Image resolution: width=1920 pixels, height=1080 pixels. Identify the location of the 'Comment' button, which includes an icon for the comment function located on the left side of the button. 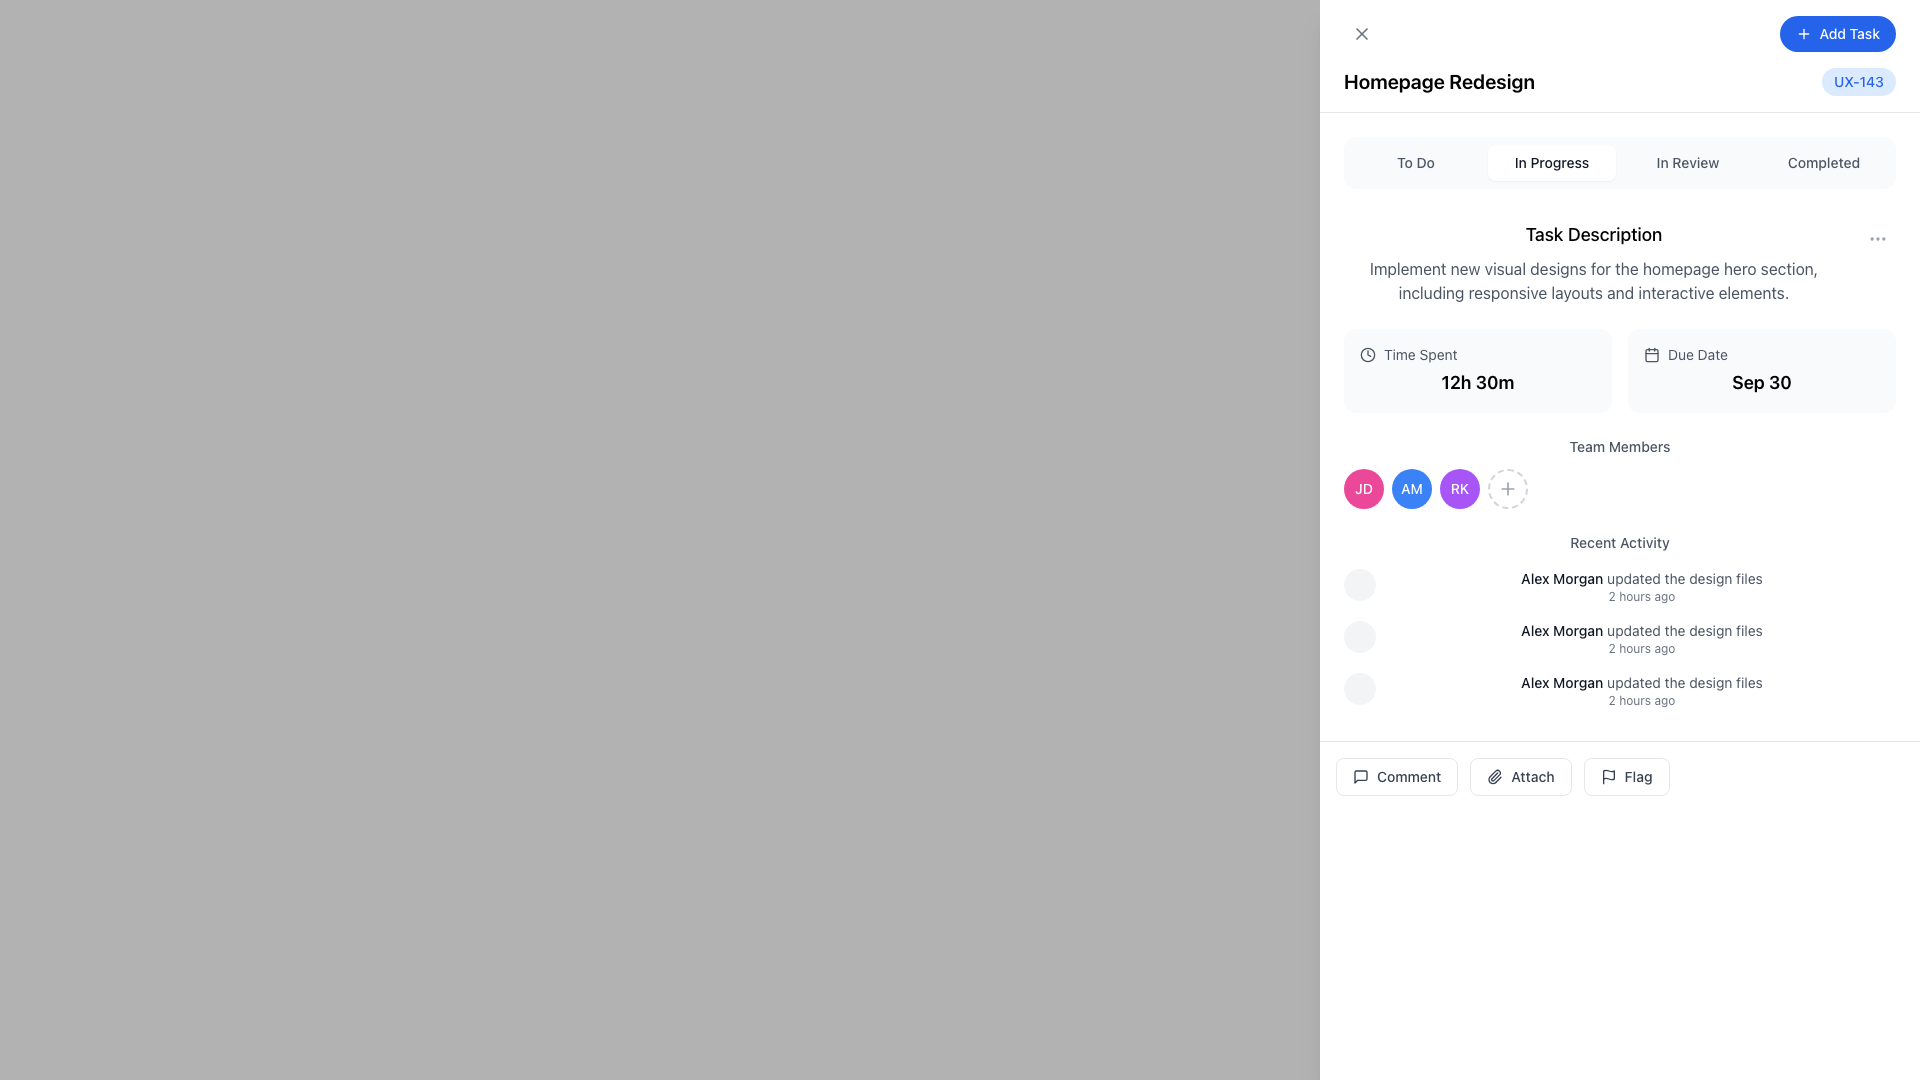
(1360, 775).